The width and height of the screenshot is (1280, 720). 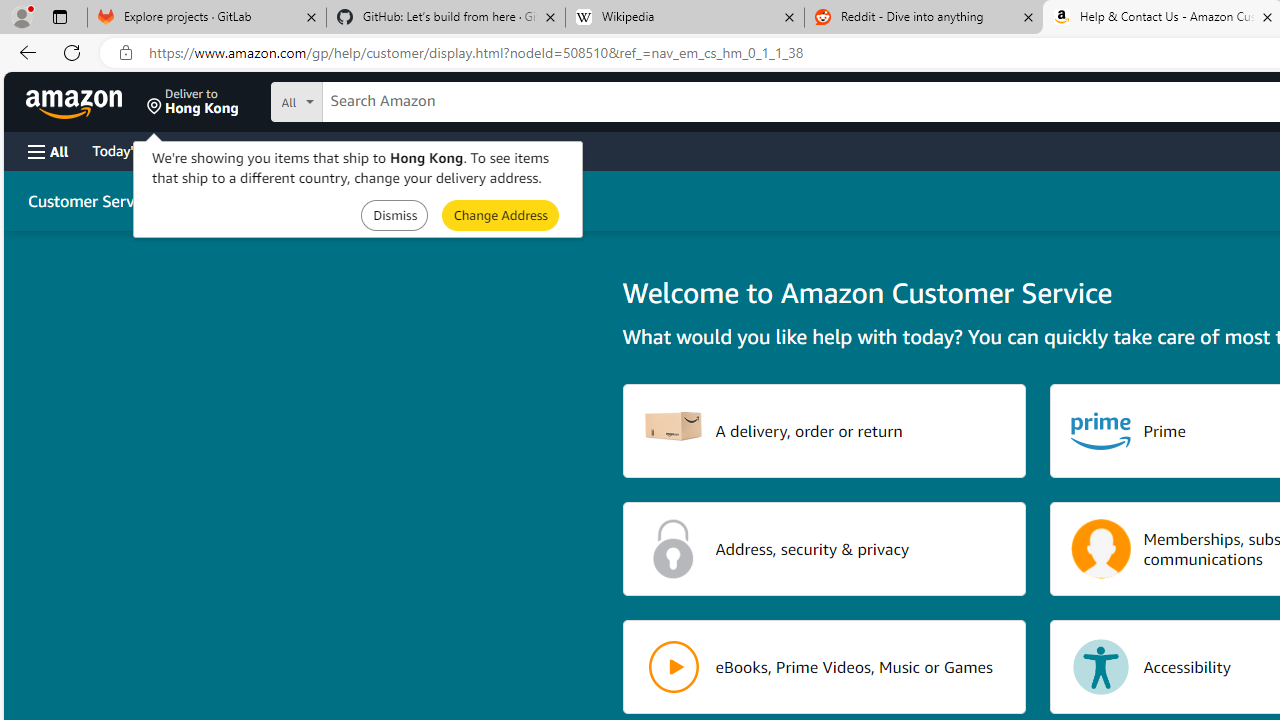 What do you see at coordinates (371, 99) in the screenshot?
I see `'Search in'` at bounding box center [371, 99].